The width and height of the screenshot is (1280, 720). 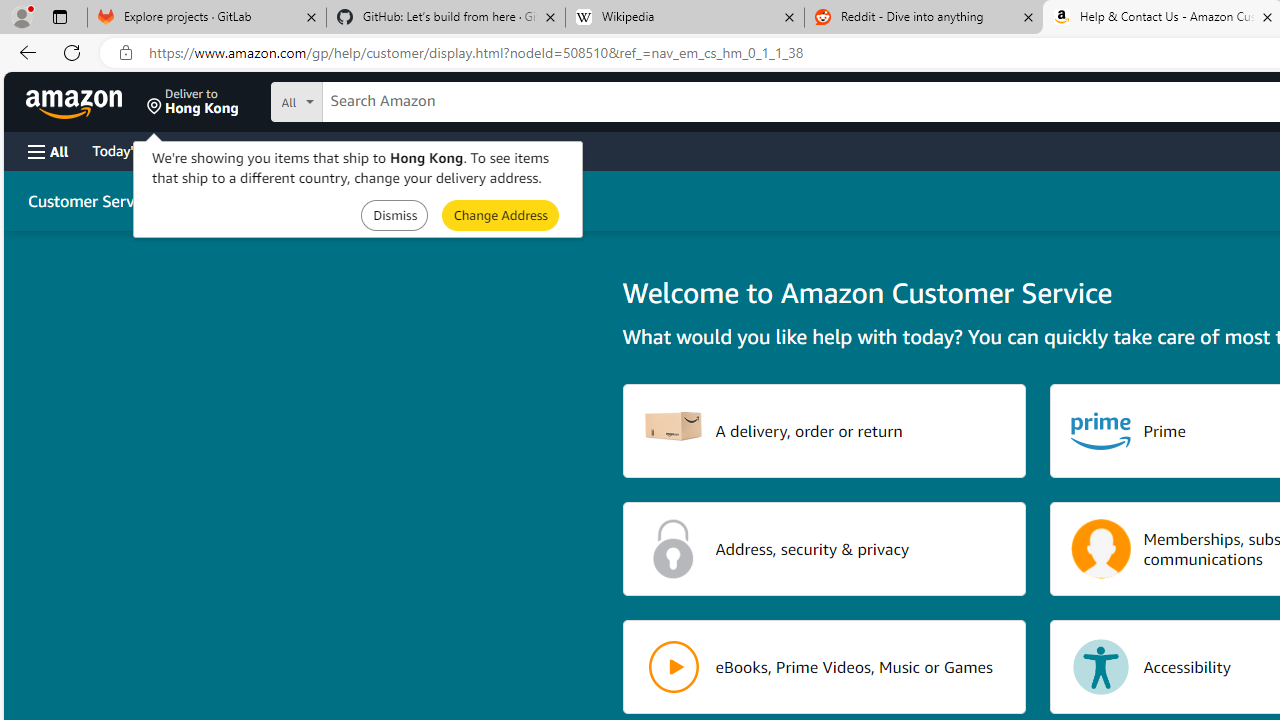 What do you see at coordinates (371, 99) in the screenshot?
I see `'Search in'` at bounding box center [371, 99].